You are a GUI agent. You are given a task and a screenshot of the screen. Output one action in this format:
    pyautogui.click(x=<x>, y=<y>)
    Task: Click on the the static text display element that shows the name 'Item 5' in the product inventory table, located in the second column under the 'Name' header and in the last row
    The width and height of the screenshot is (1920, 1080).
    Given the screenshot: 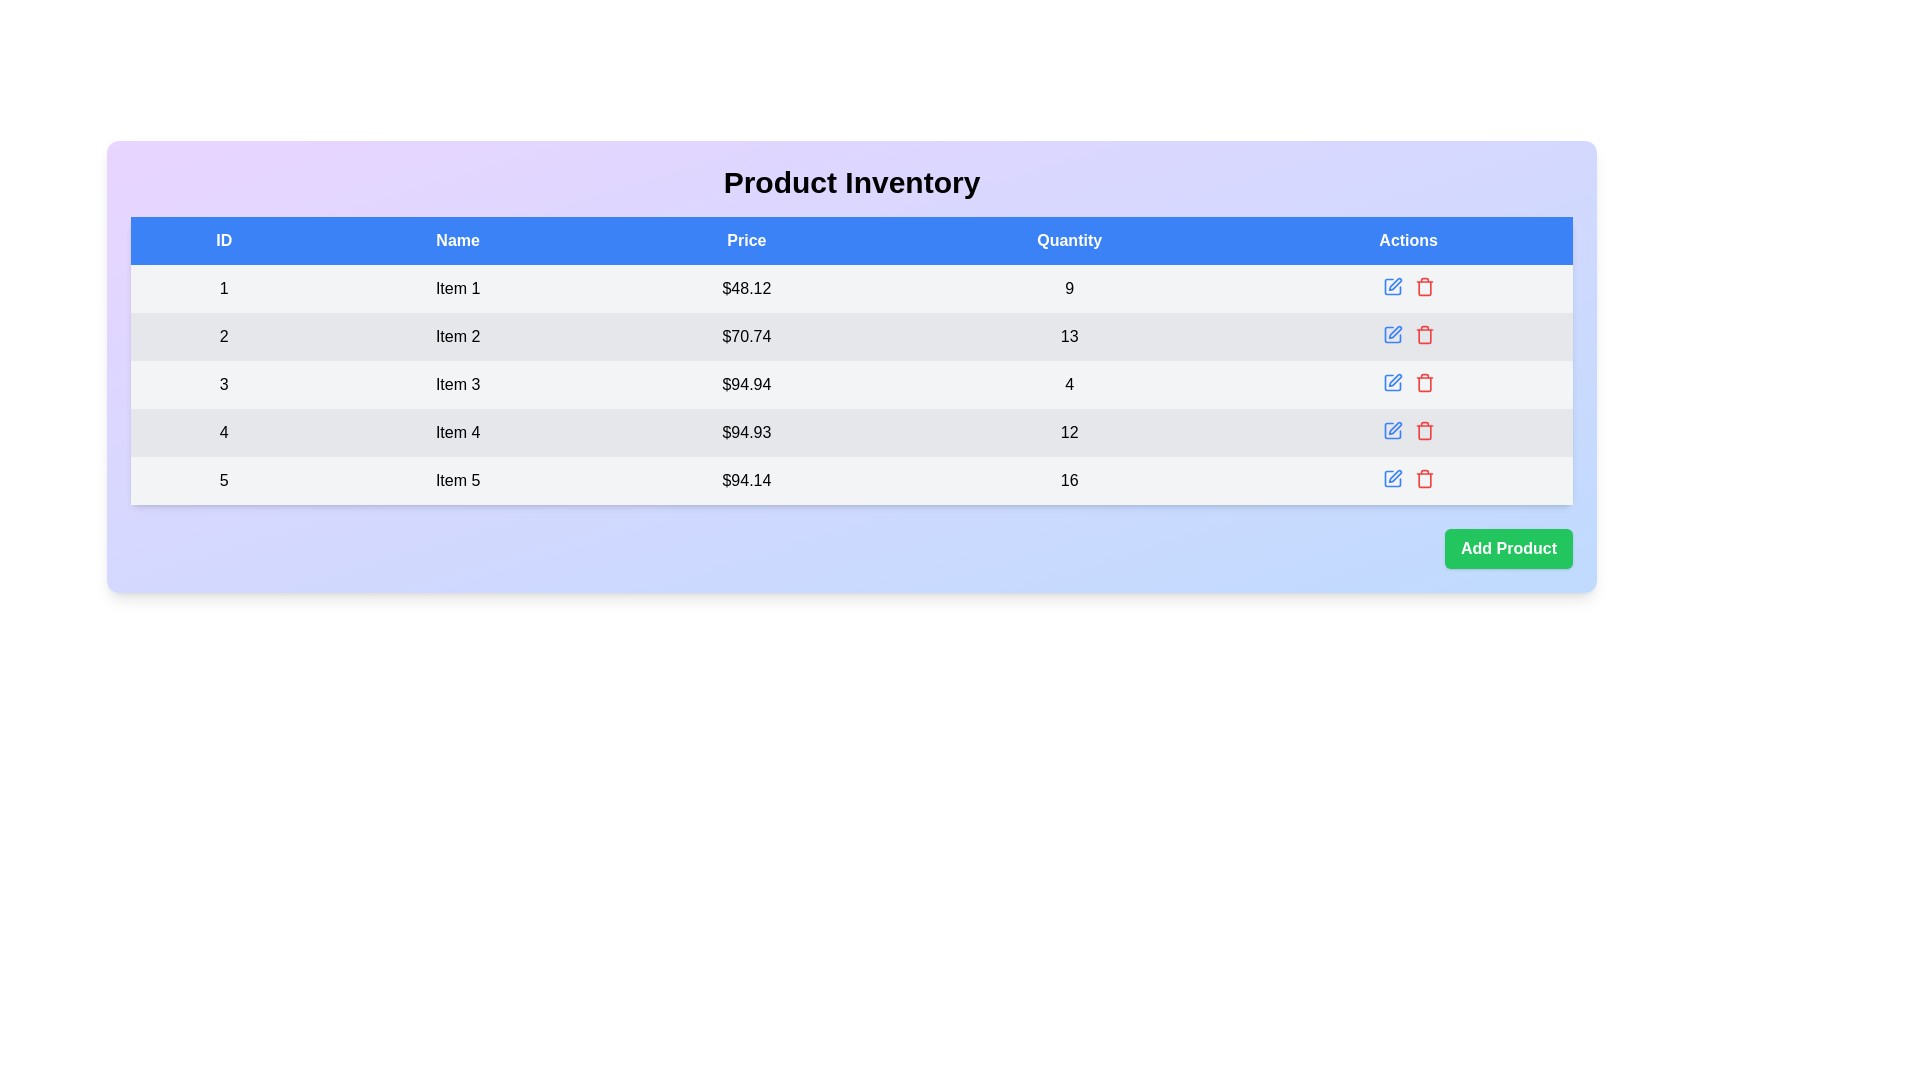 What is the action you would take?
    pyautogui.click(x=457, y=481)
    